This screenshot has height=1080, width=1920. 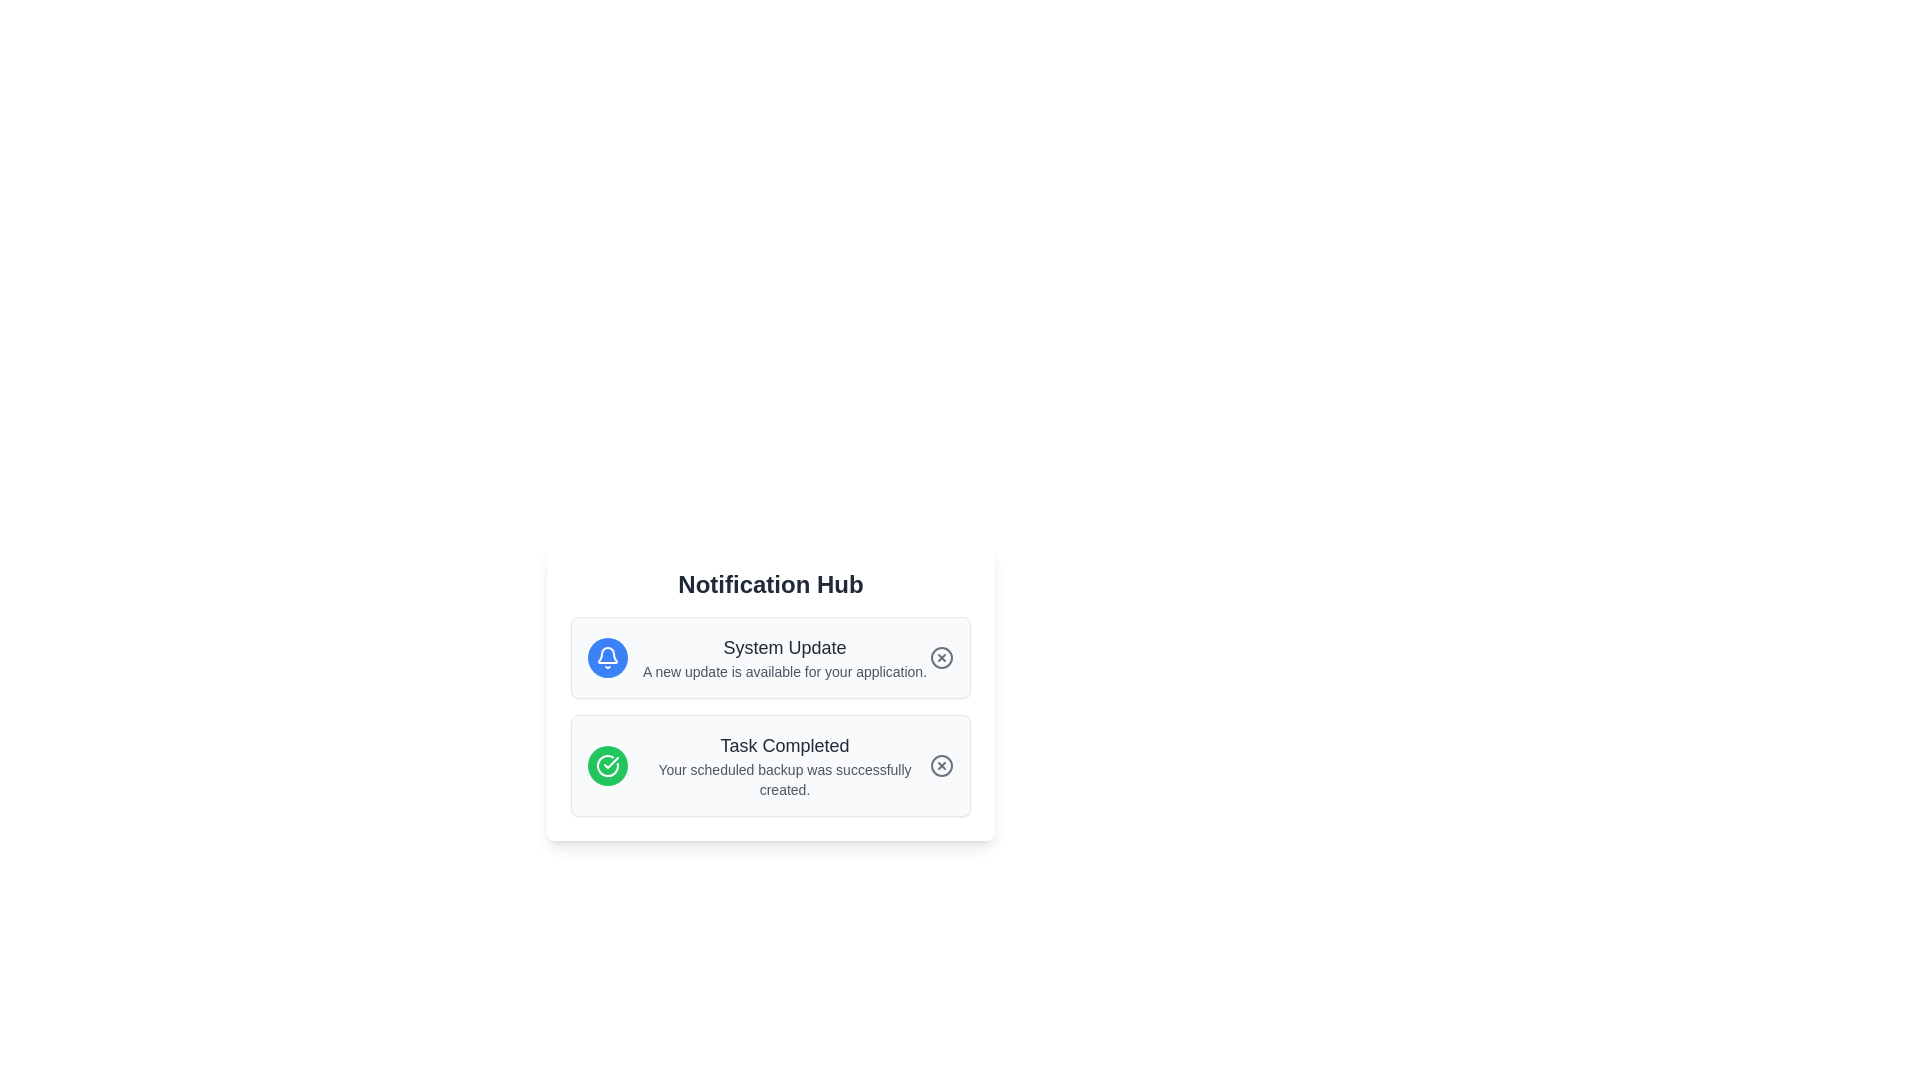 I want to click on text label that informs the user about the successful completion of a scheduled backup task, located beneath the 'Task Completed' headline in the notification card, so click(x=784, y=778).